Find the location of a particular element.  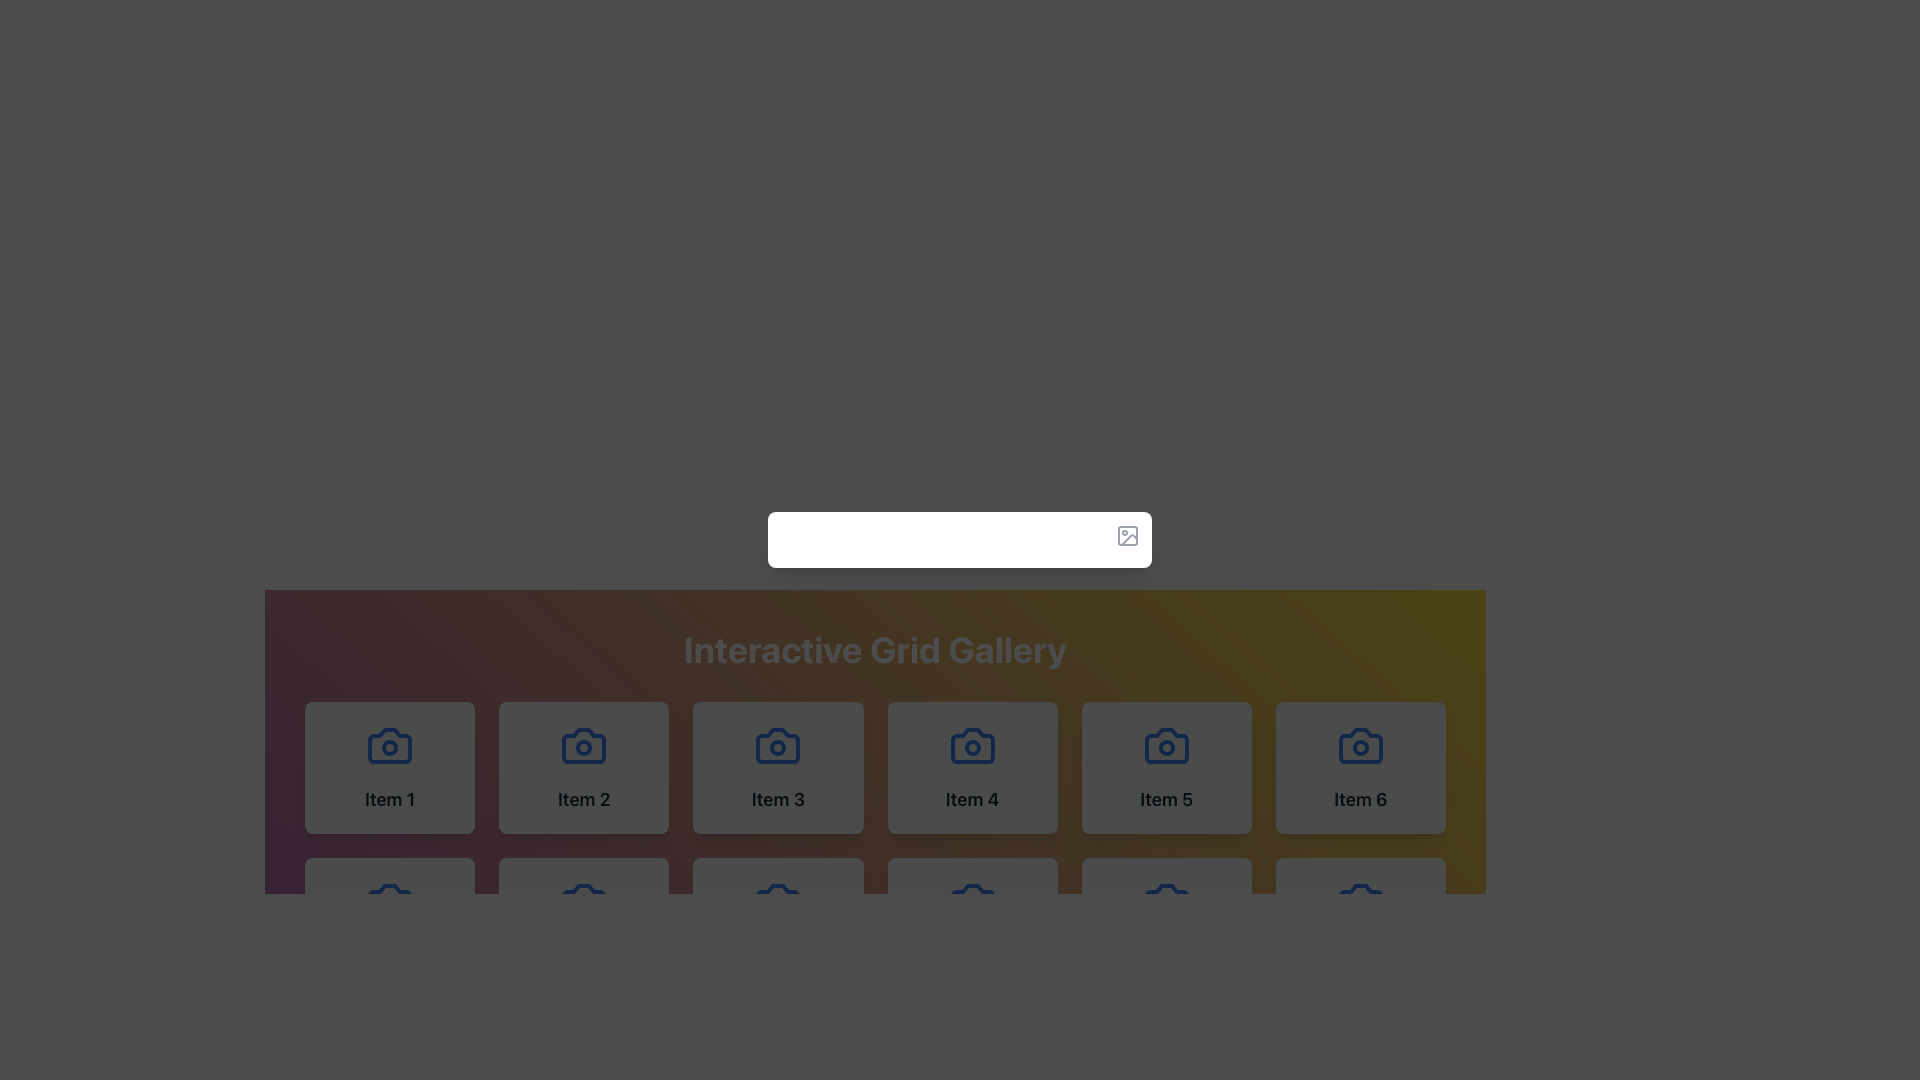

the camera icon located above the text labeled 'Item 6', which has a blue outline and is part of the sixth item in a grid layout is located at coordinates (1360, 745).